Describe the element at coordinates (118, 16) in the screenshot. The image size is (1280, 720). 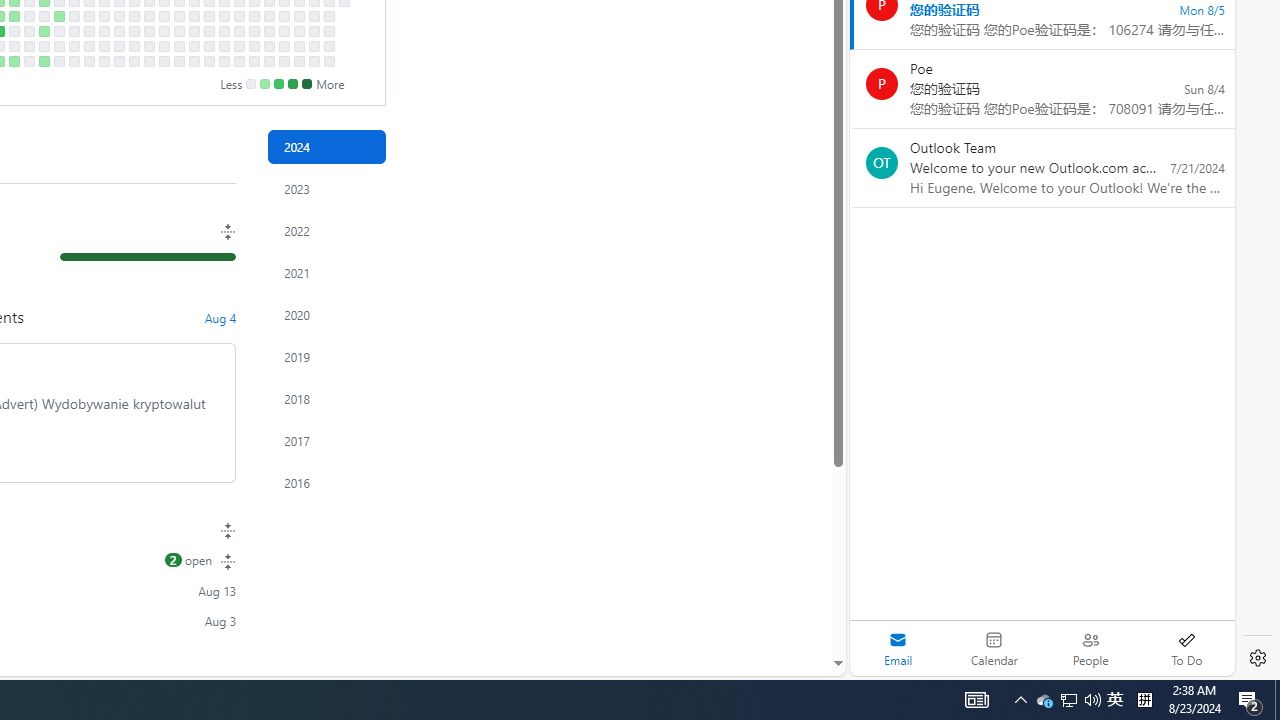
I see `'No contributions on September 18th.'` at that location.